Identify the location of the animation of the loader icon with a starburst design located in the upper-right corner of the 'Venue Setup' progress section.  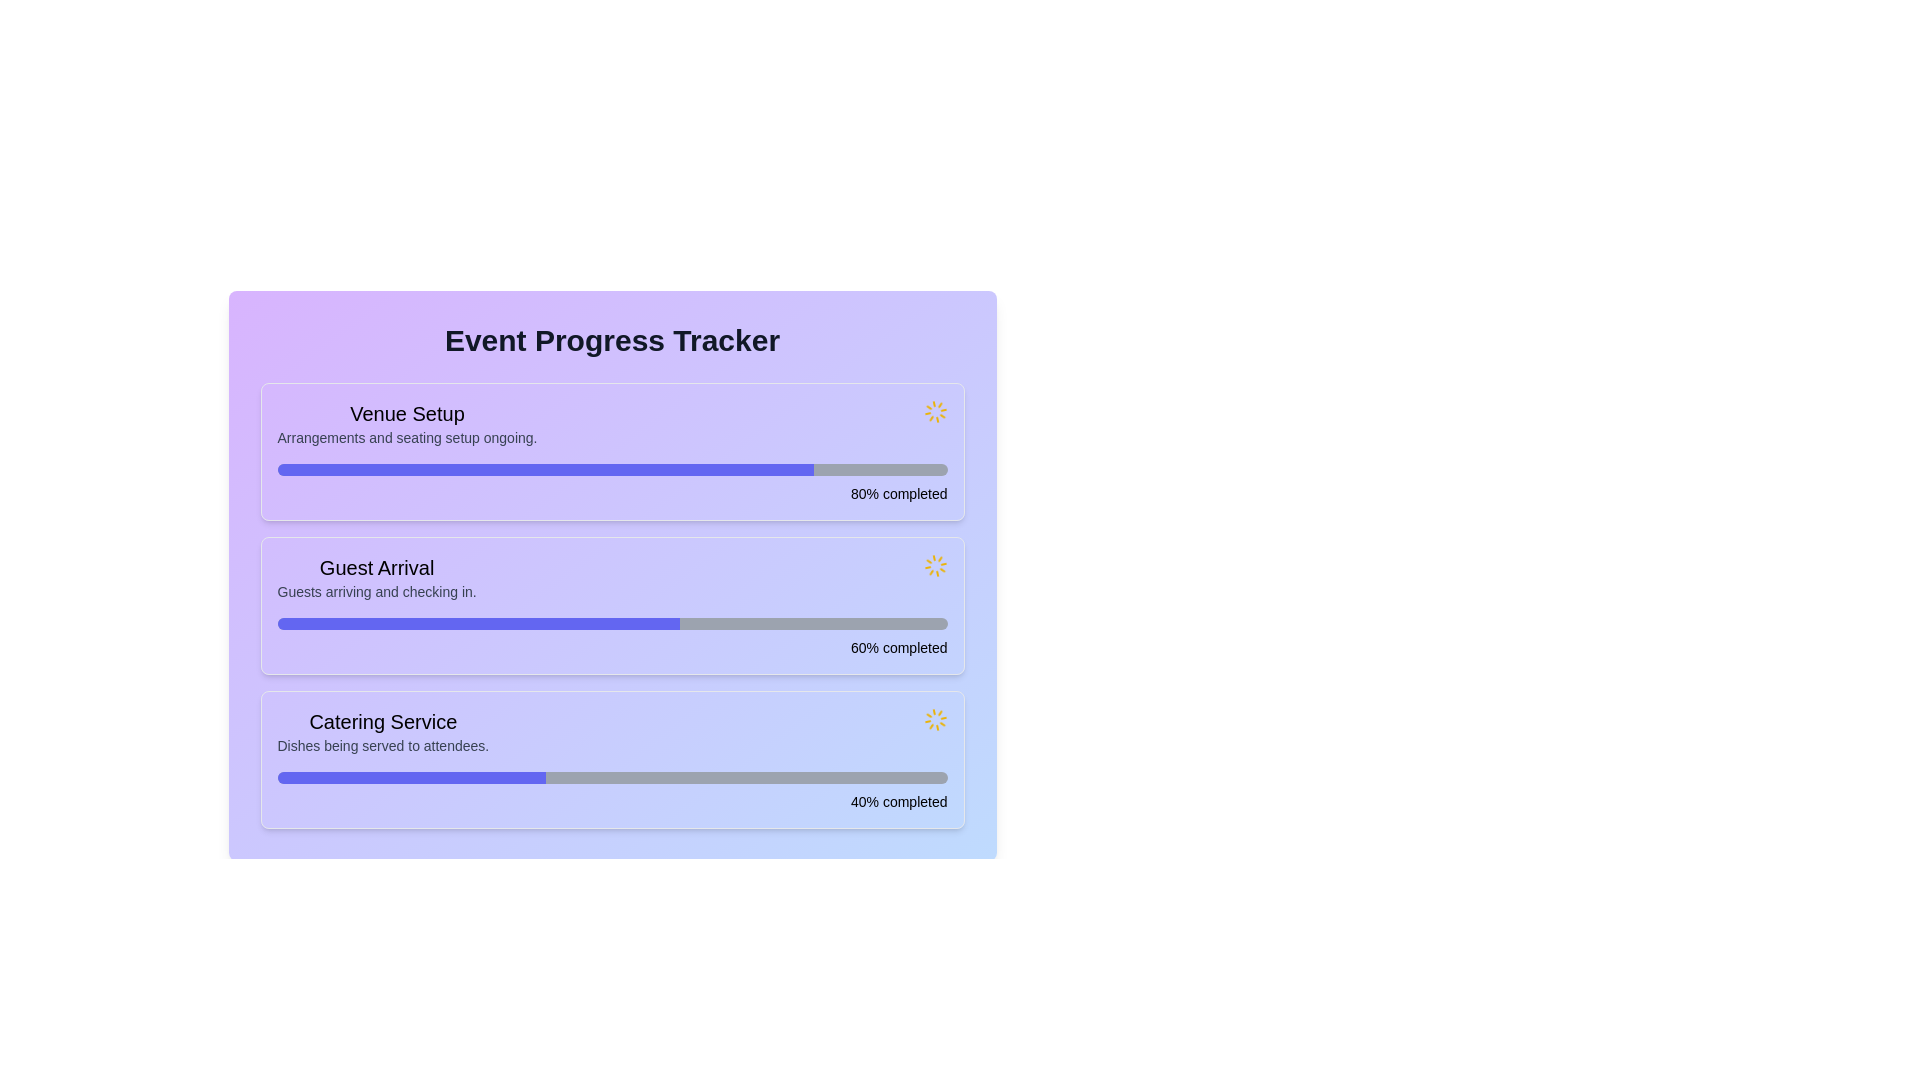
(934, 411).